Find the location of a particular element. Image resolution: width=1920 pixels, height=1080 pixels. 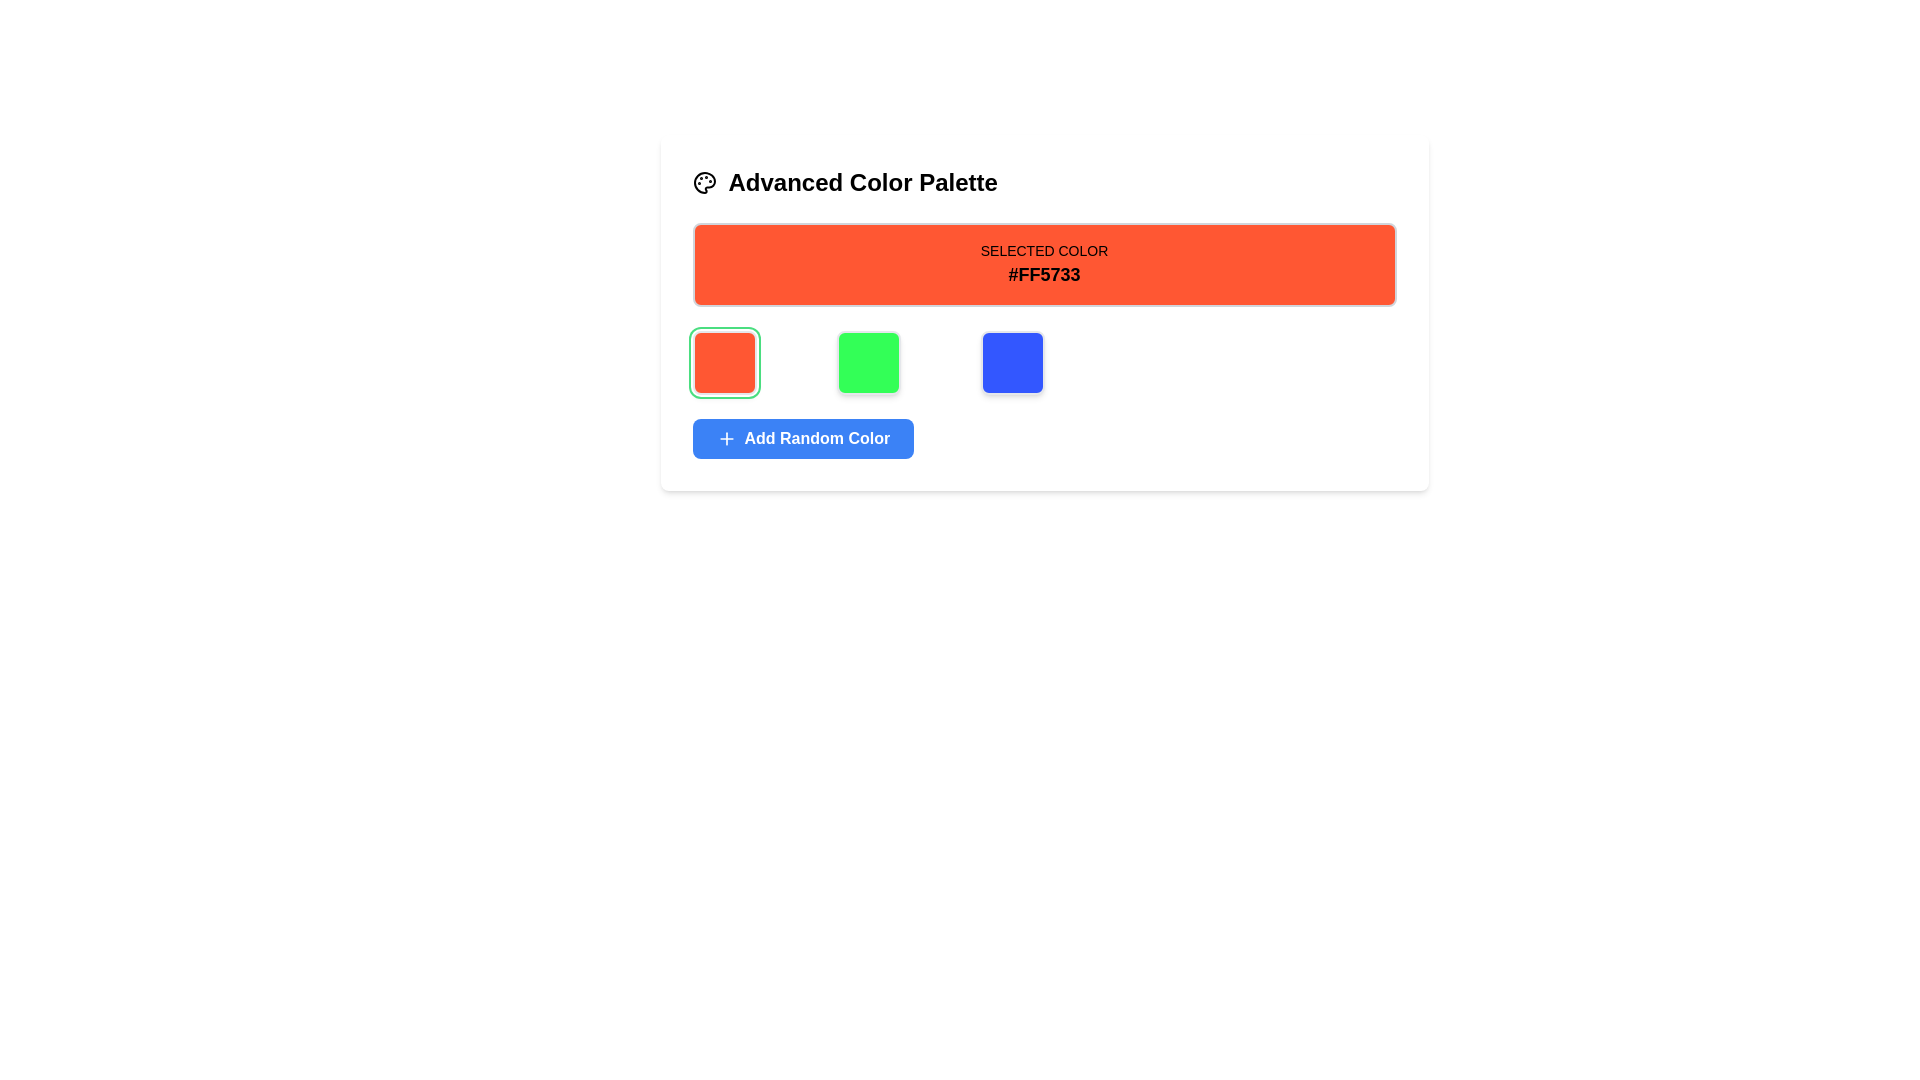

the text label reading 'Advanced Color Palette', which is styled in bold and positioned to the right of a palette icon is located at coordinates (863, 182).